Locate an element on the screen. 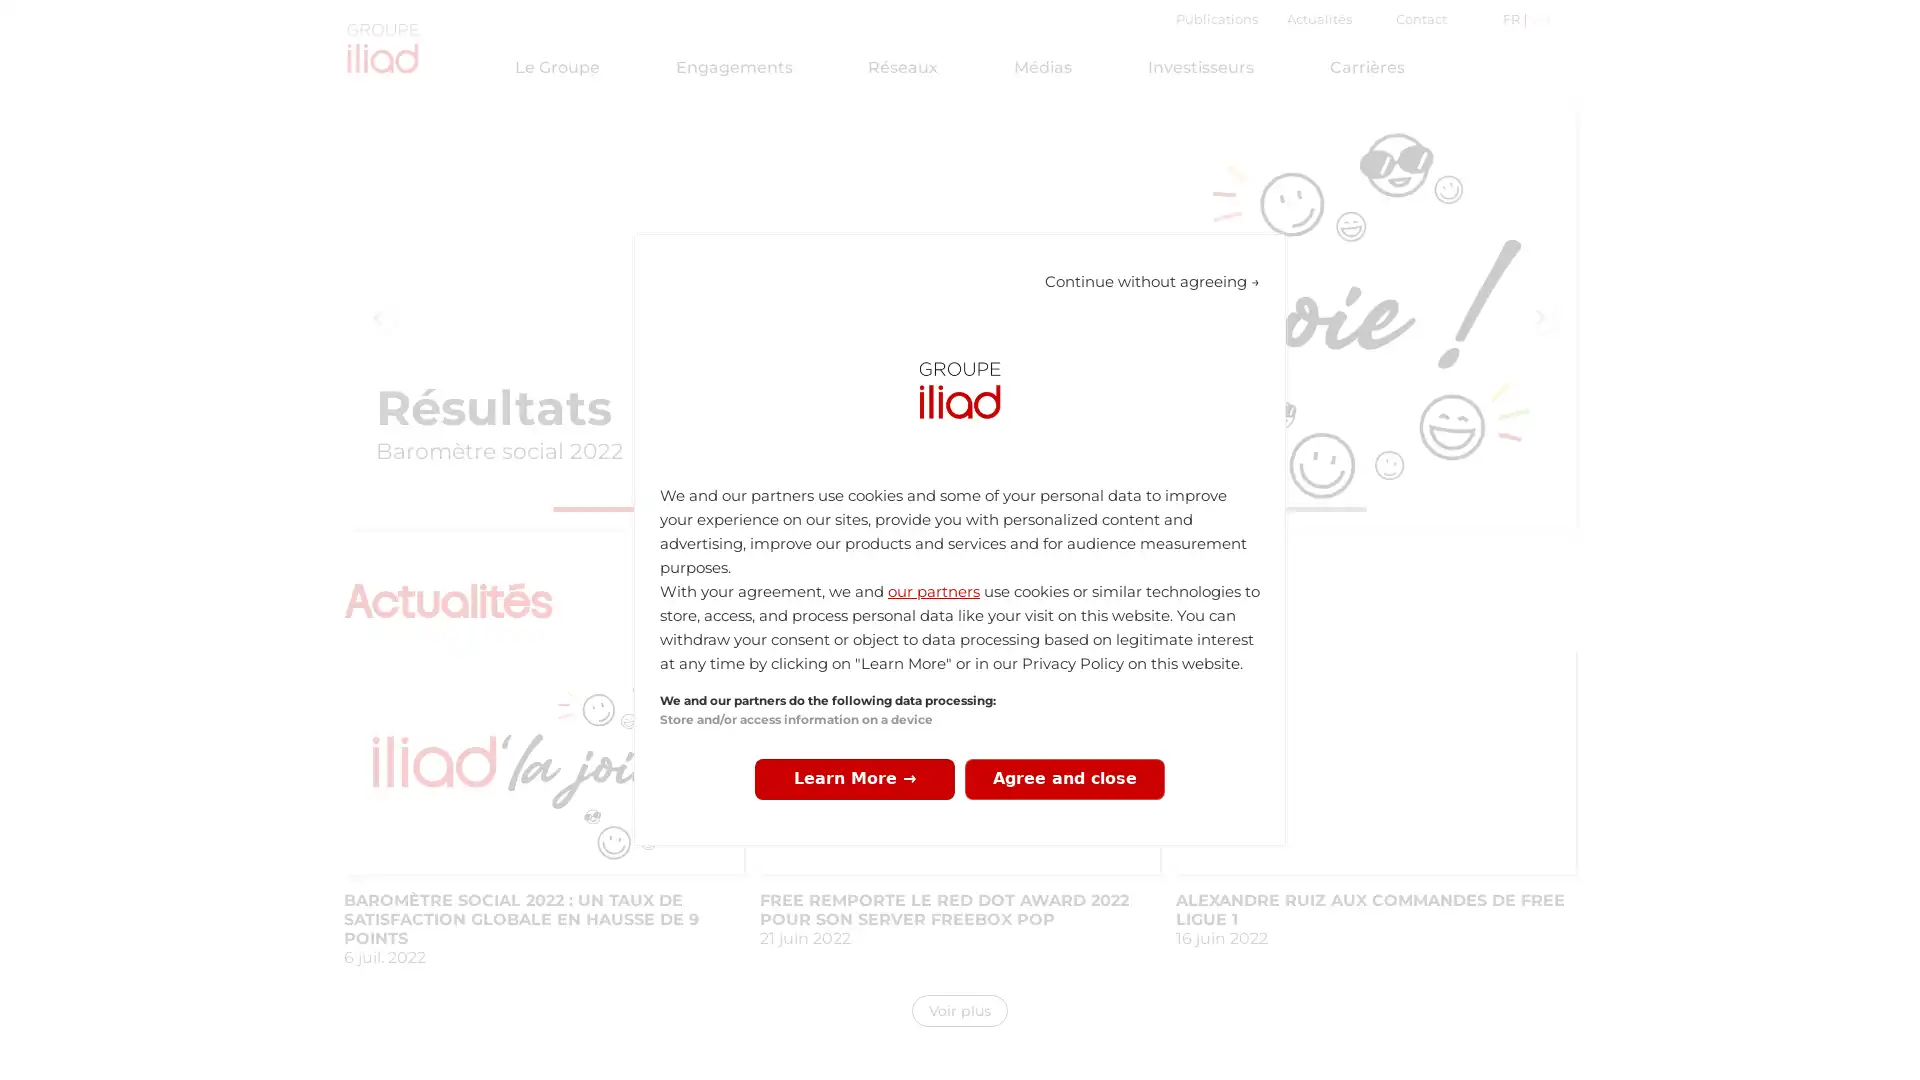 The image size is (1920, 1080). FR is located at coordinates (1512, 19).